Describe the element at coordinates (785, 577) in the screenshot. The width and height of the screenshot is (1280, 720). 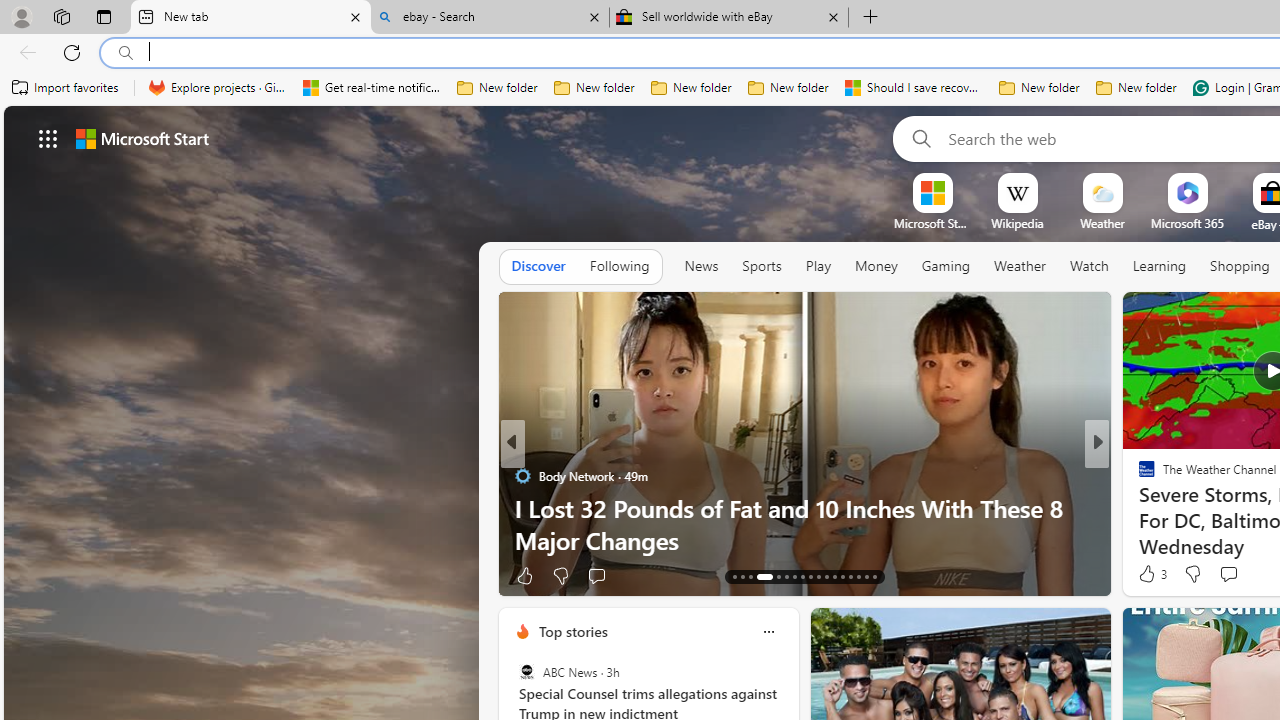
I see `'AutomationID: tab-18'` at that location.